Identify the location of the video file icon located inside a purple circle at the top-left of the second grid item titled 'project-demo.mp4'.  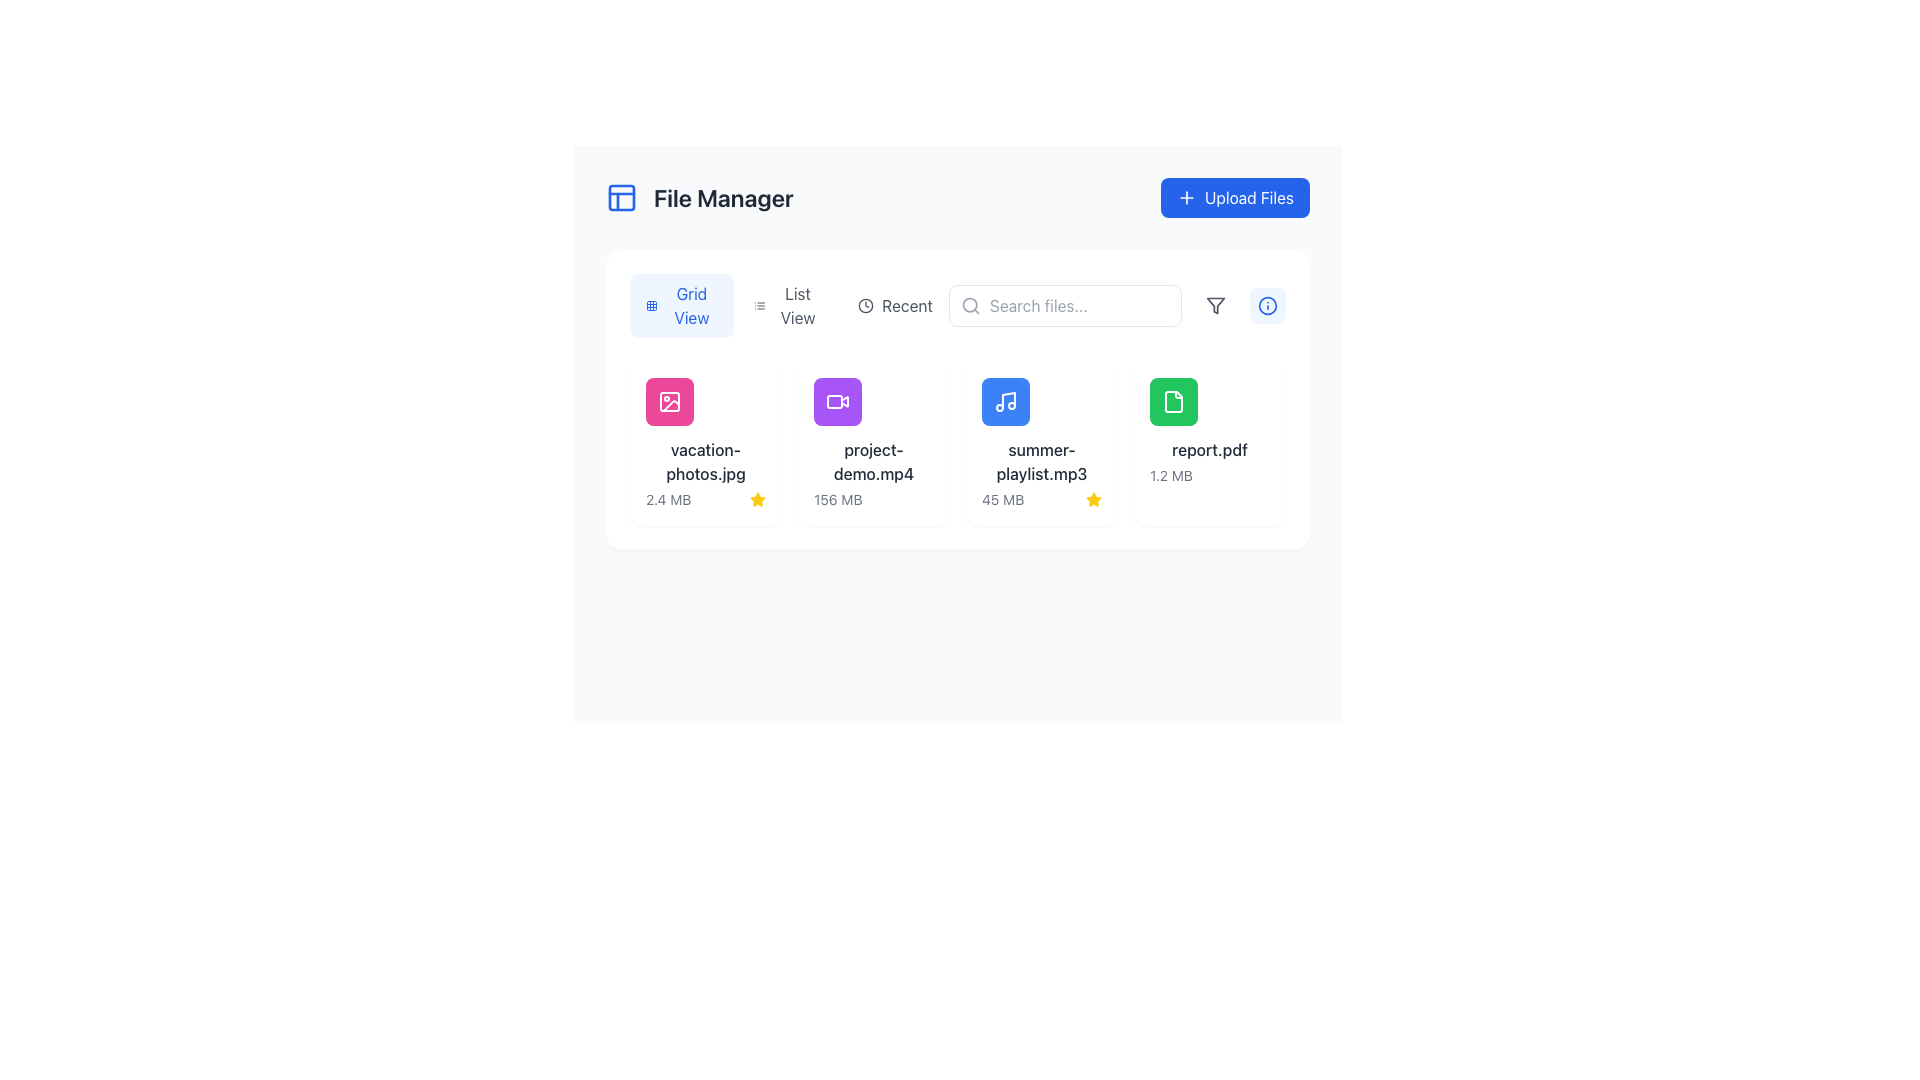
(838, 401).